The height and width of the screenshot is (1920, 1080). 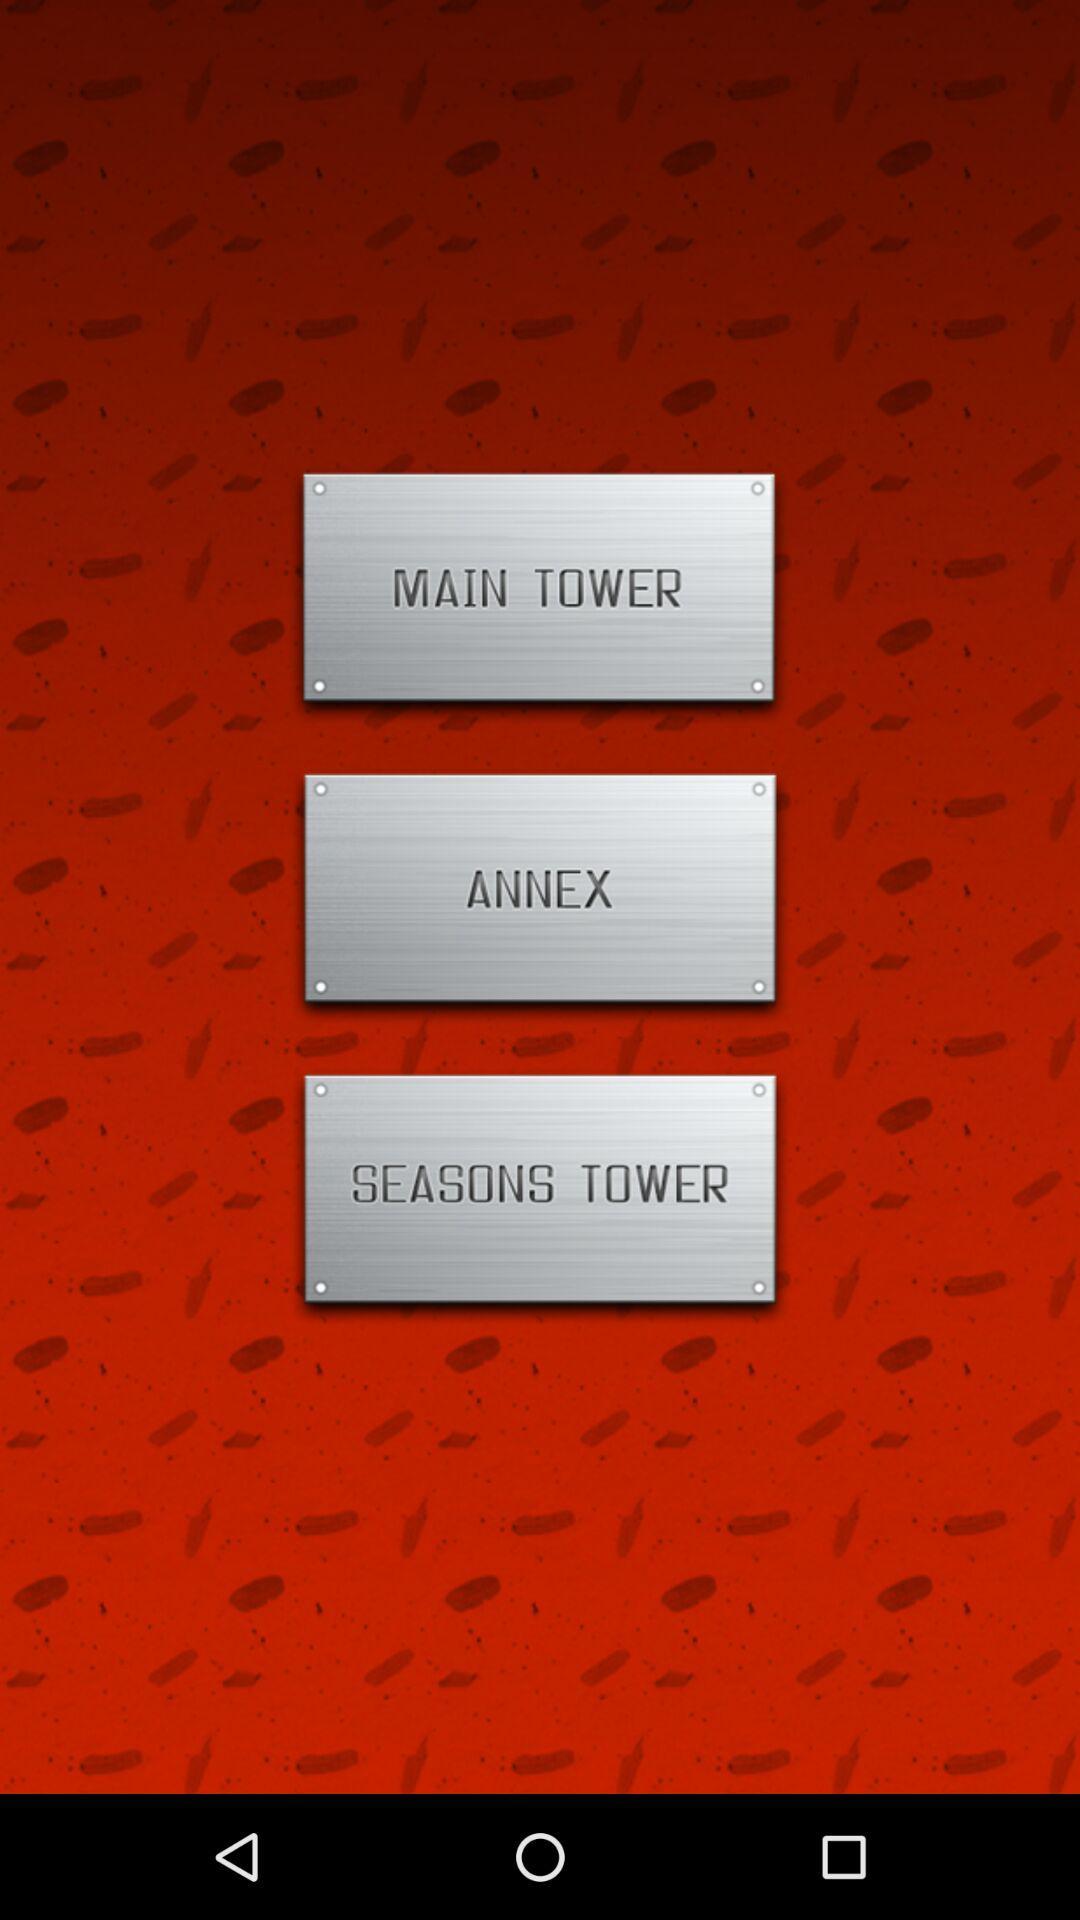 I want to click on open selected item, so click(x=540, y=1197).